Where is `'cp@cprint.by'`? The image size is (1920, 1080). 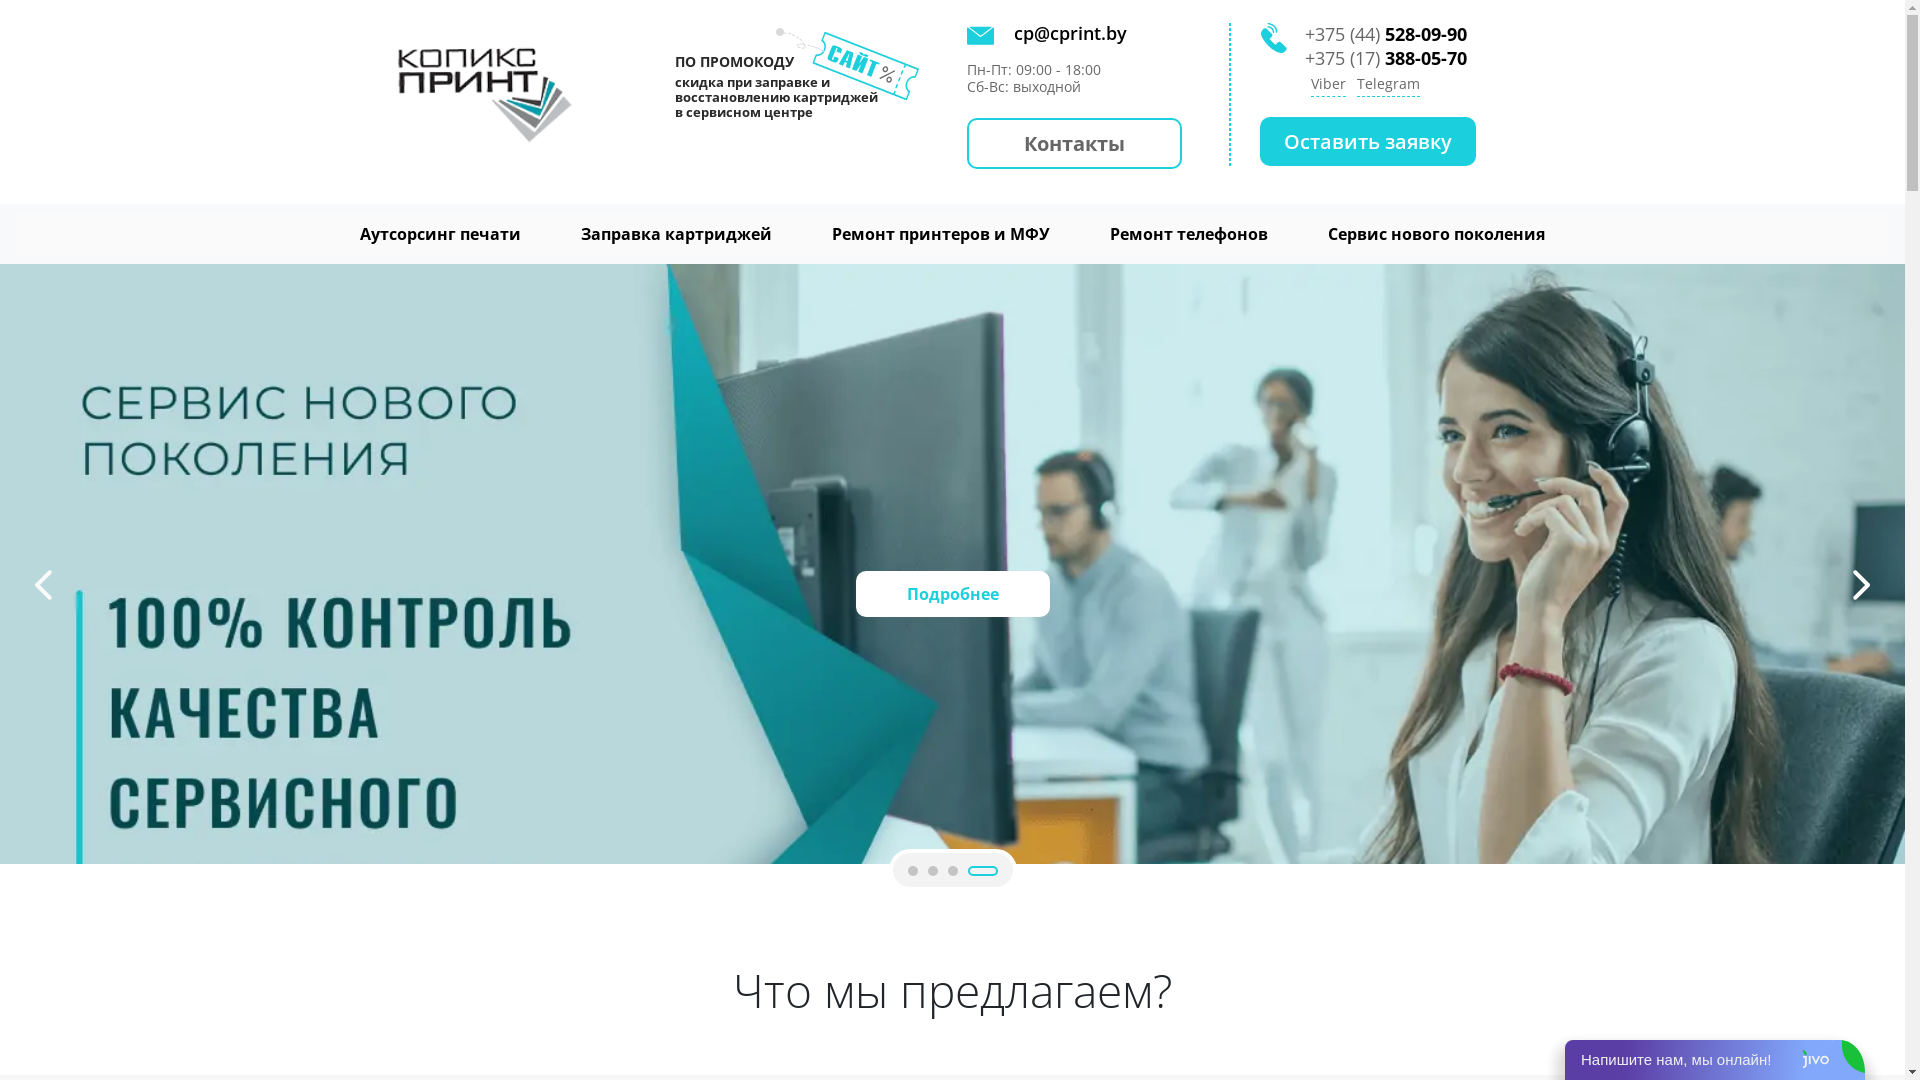
'cp@cprint.by' is located at coordinates (1061, 33).